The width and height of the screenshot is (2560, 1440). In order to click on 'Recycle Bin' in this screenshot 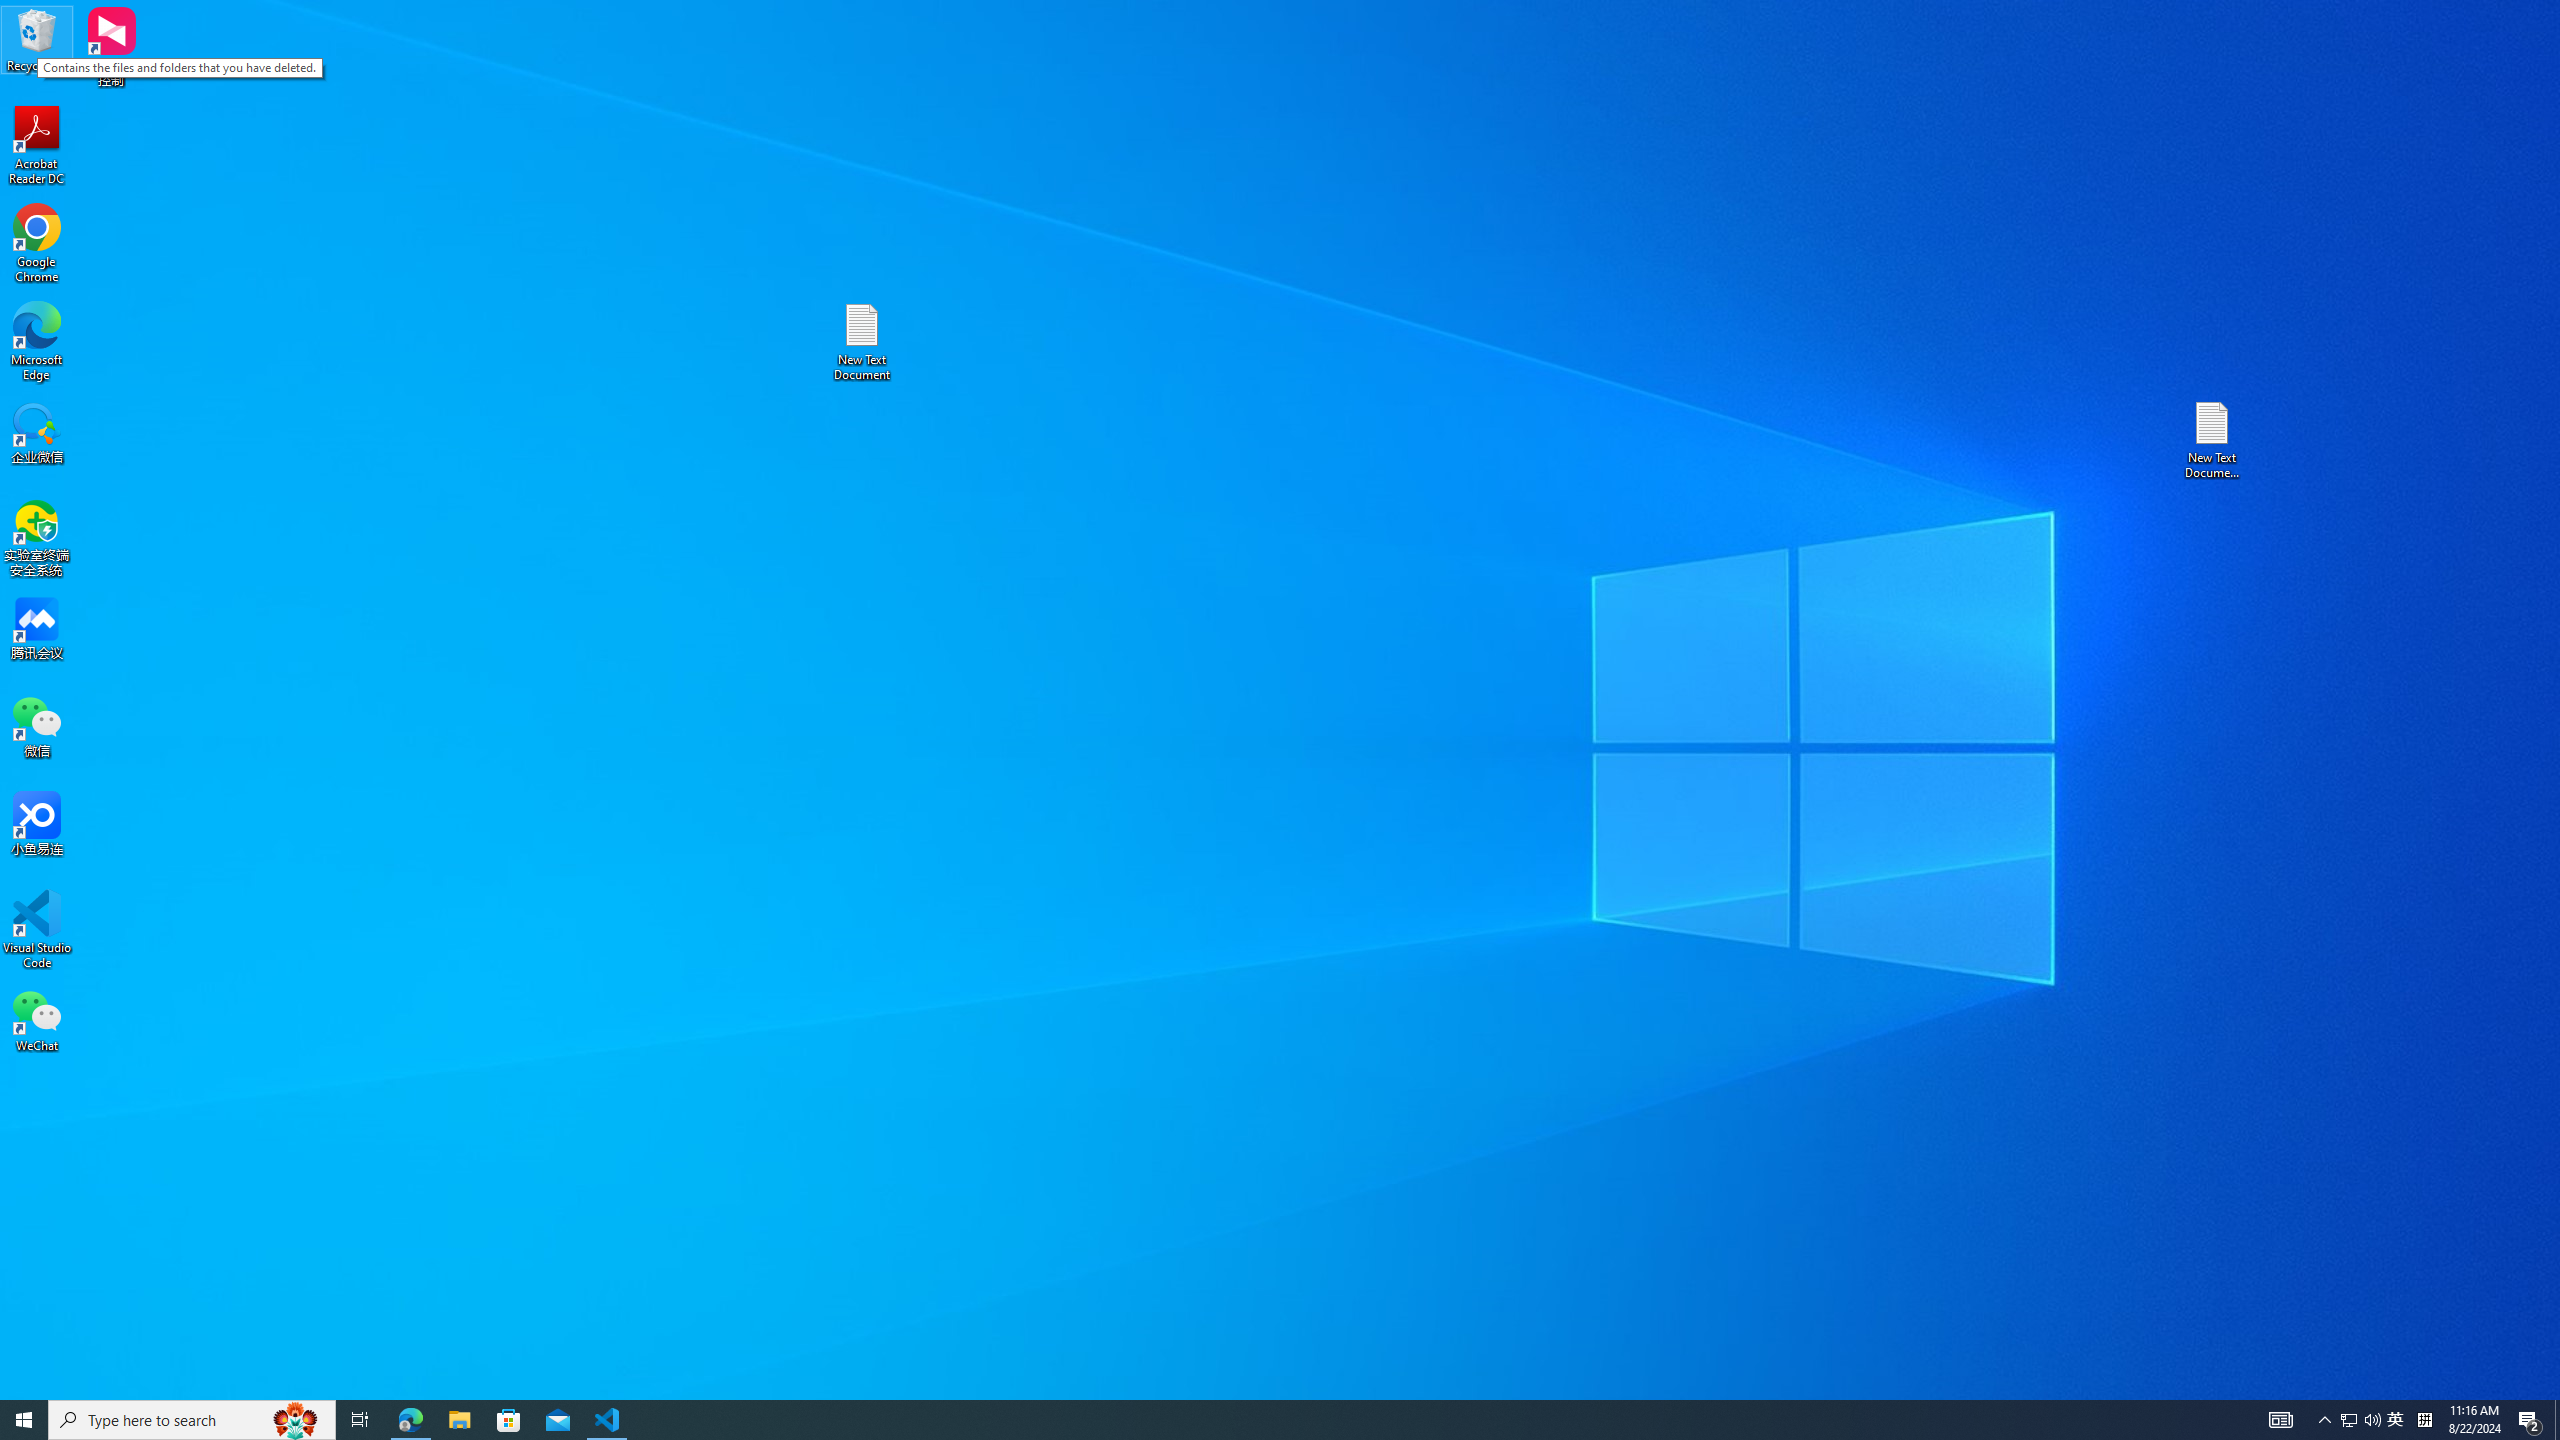, I will do `click(36, 38)`.